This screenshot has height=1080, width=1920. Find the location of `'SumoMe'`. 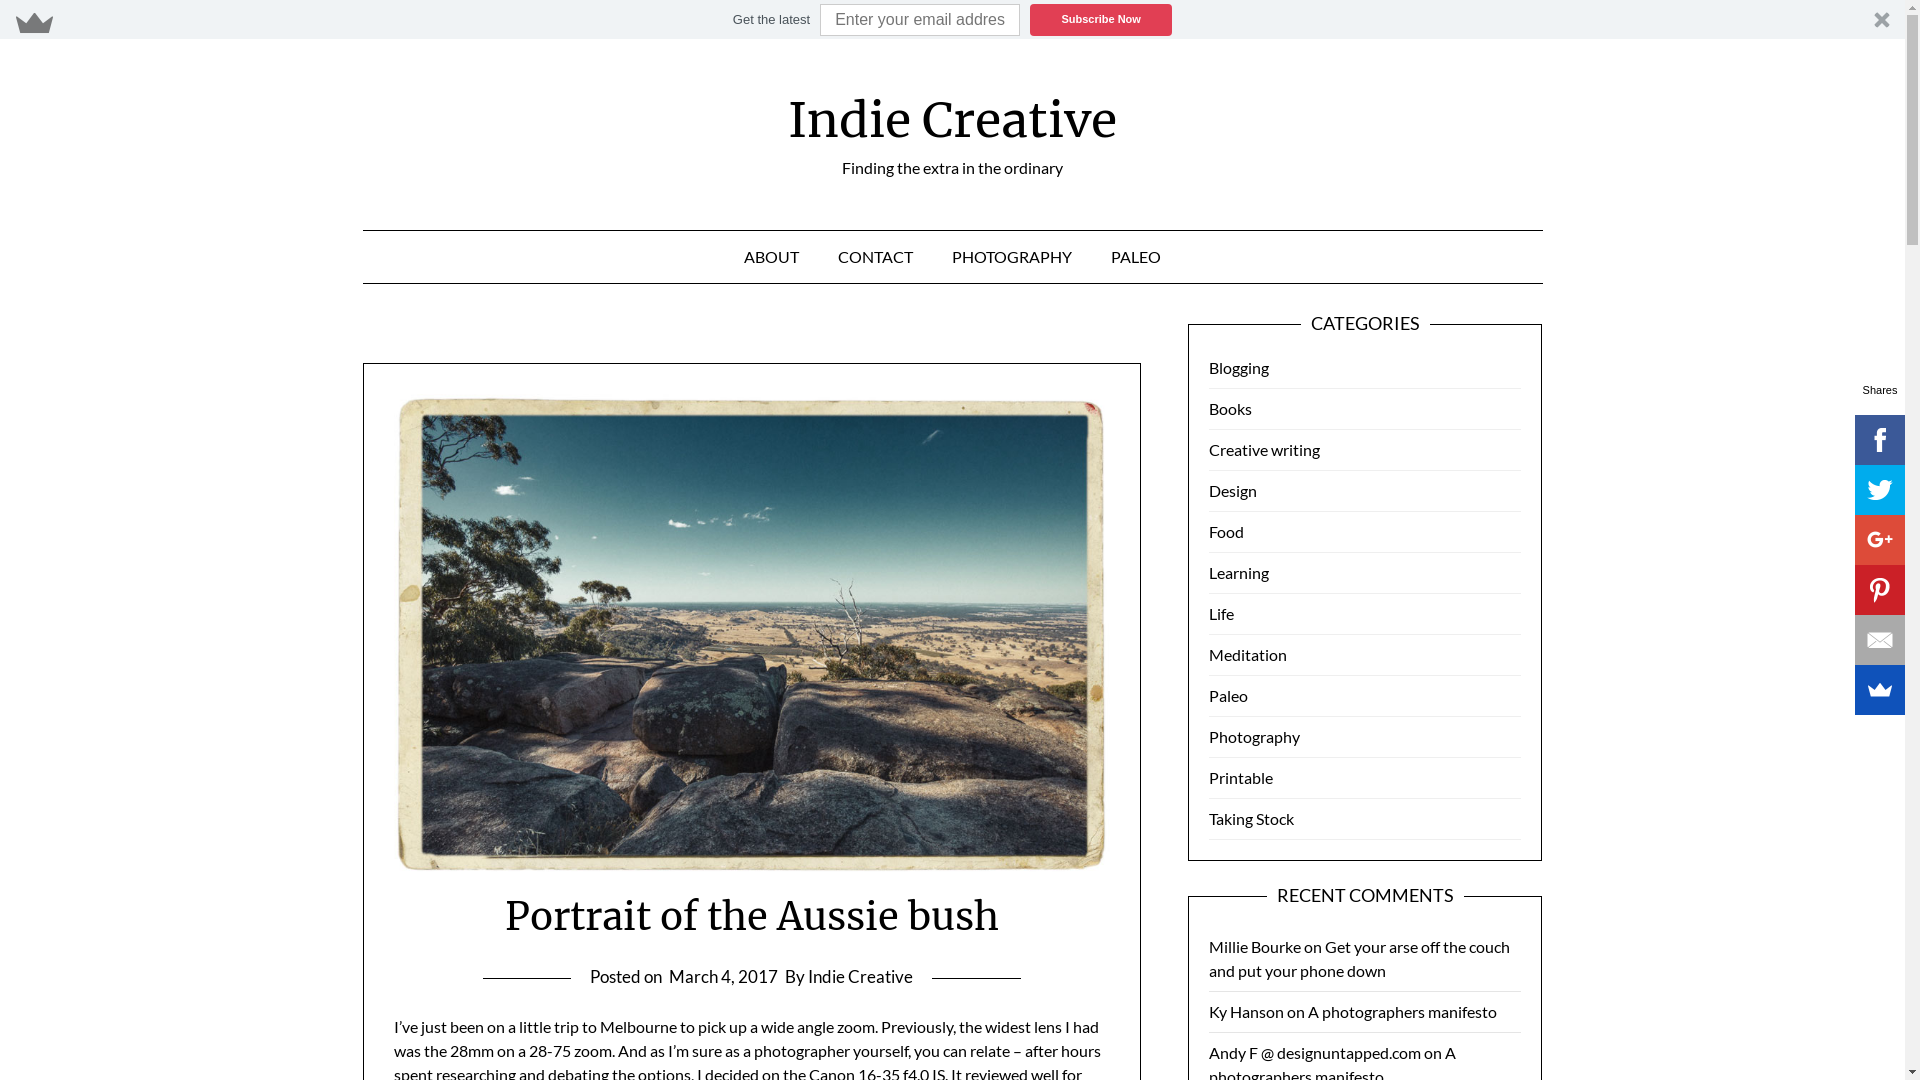

'SumoMe' is located at coordinates (1879, 689).